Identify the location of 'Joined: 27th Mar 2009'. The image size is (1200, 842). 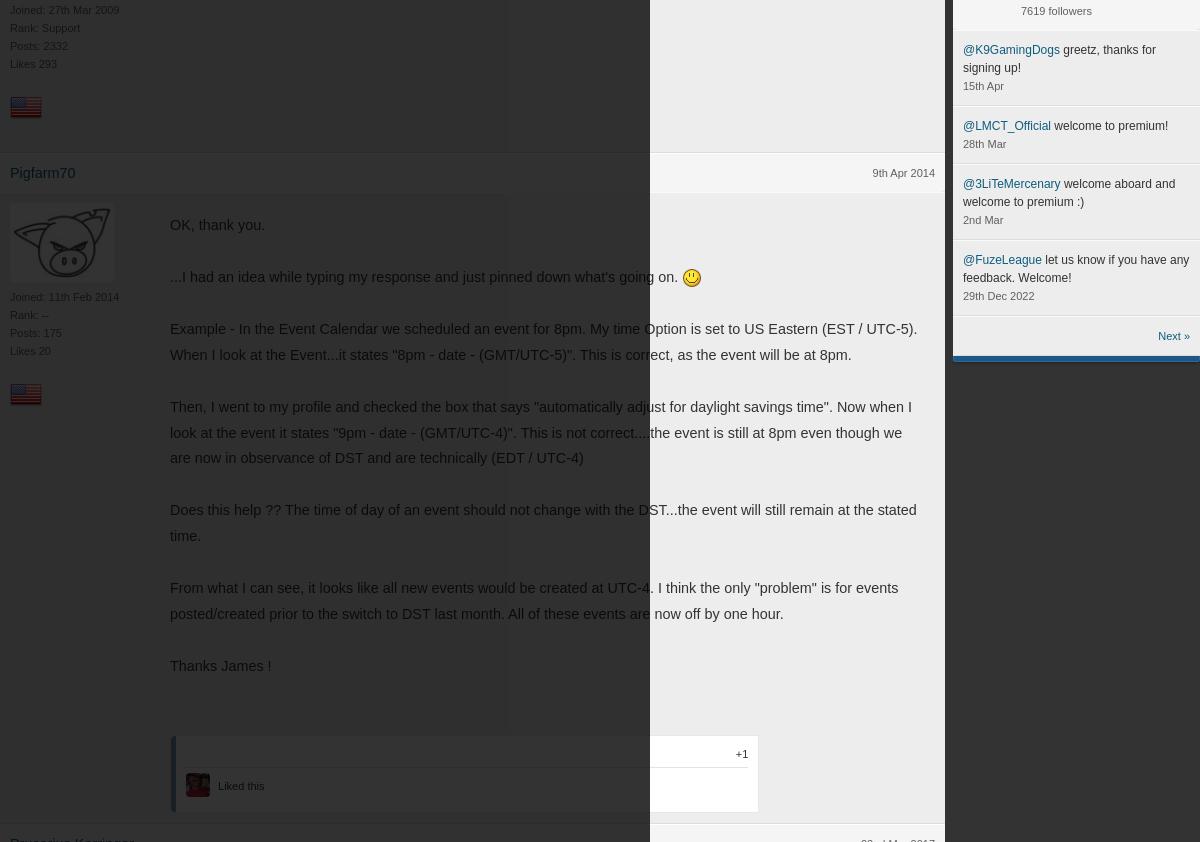
(64, 9).